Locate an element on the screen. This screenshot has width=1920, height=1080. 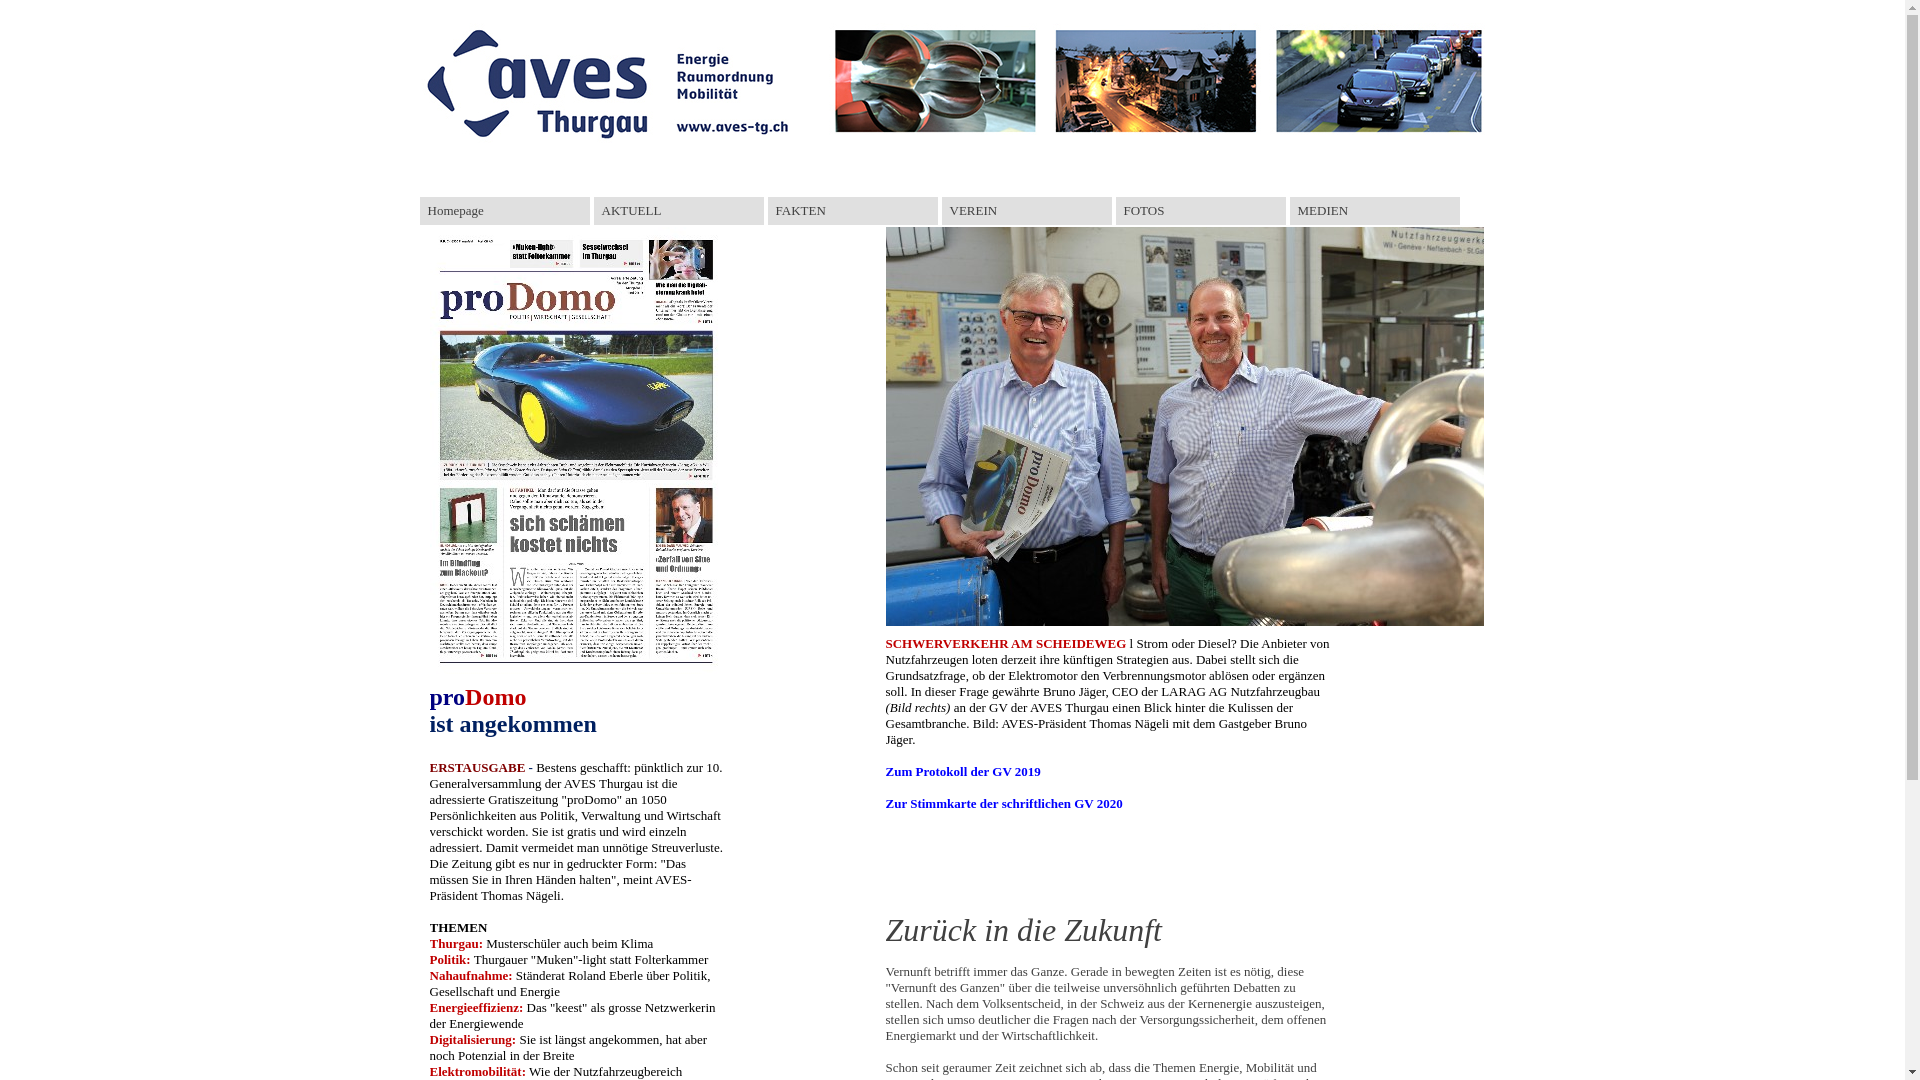
'AKTUELL' is located at coordinates (593, 211).